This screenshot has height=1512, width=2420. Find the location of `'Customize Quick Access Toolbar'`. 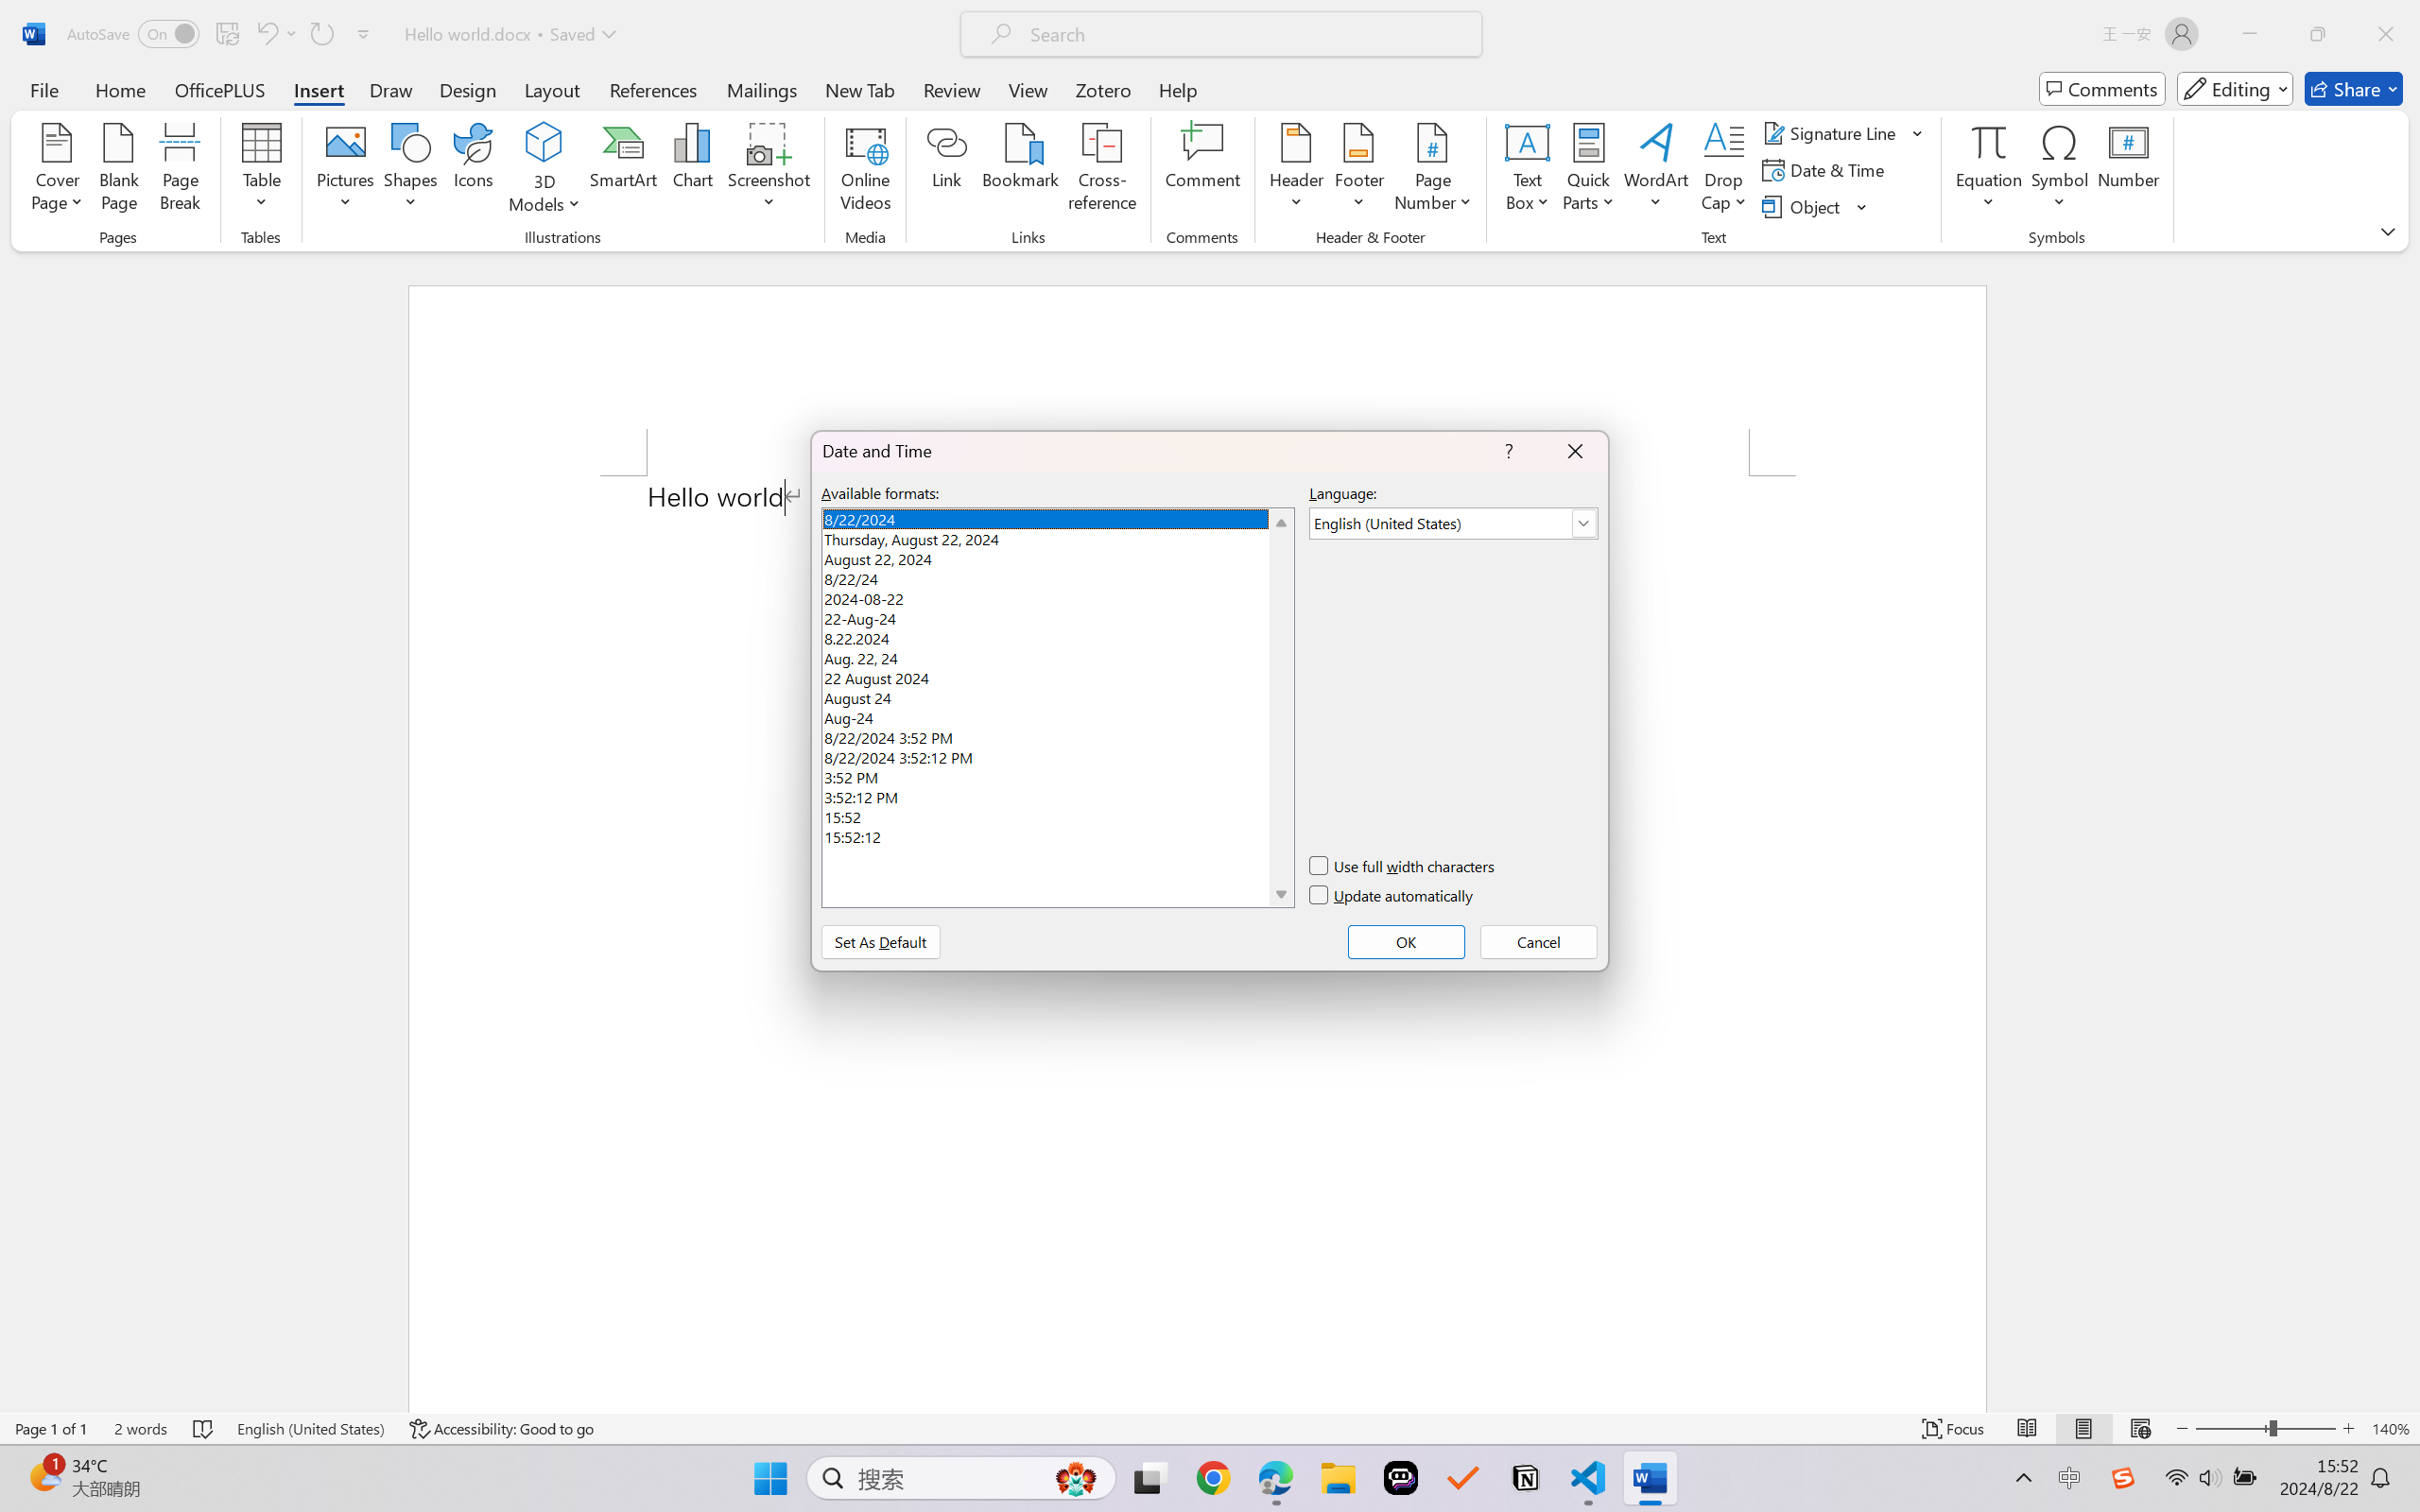

'Customize Quick Access Toolbar' is located at coordinates (363, 33).